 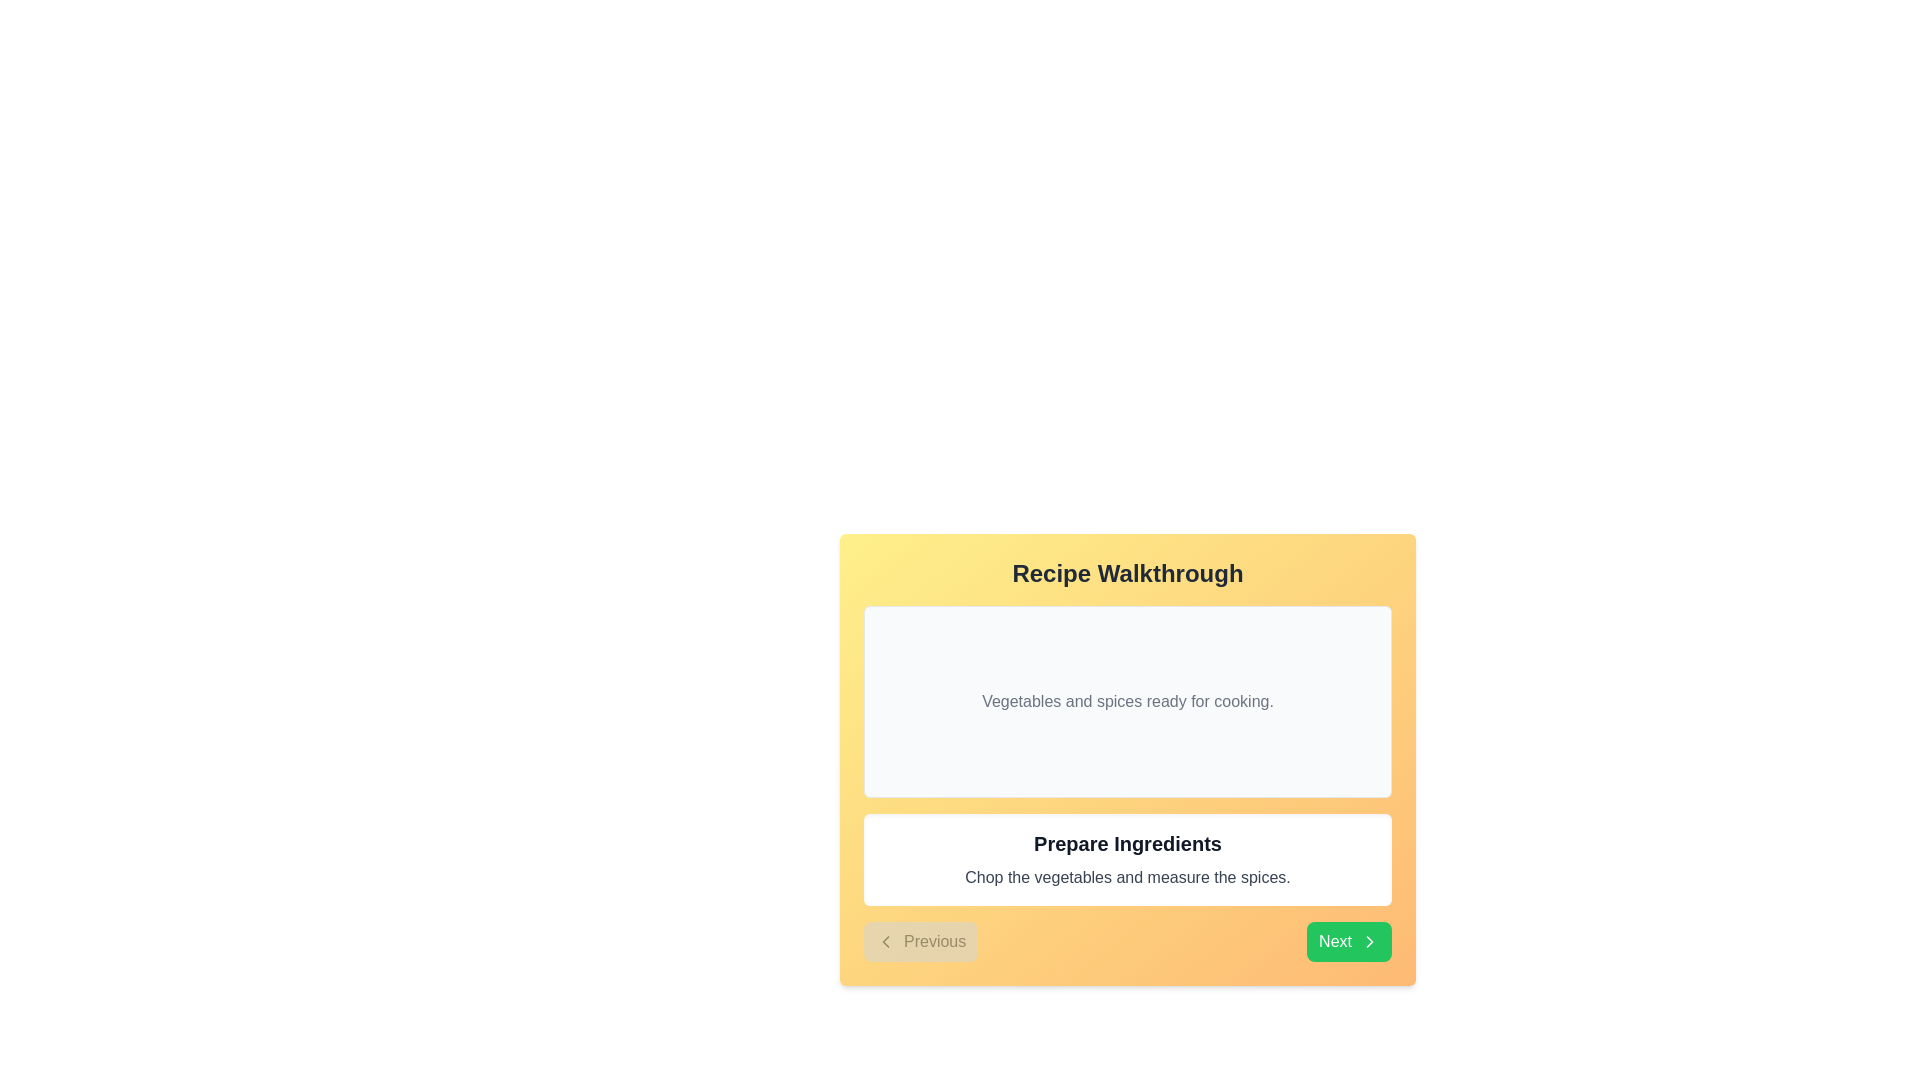 What do you see at coordinates (1349, 941) in the screenshot?
I see `the 'Next' button located on the yellow background near the bottom-right corner of the navigation section to proceed to the next step` at bounding box center [1349, 941].